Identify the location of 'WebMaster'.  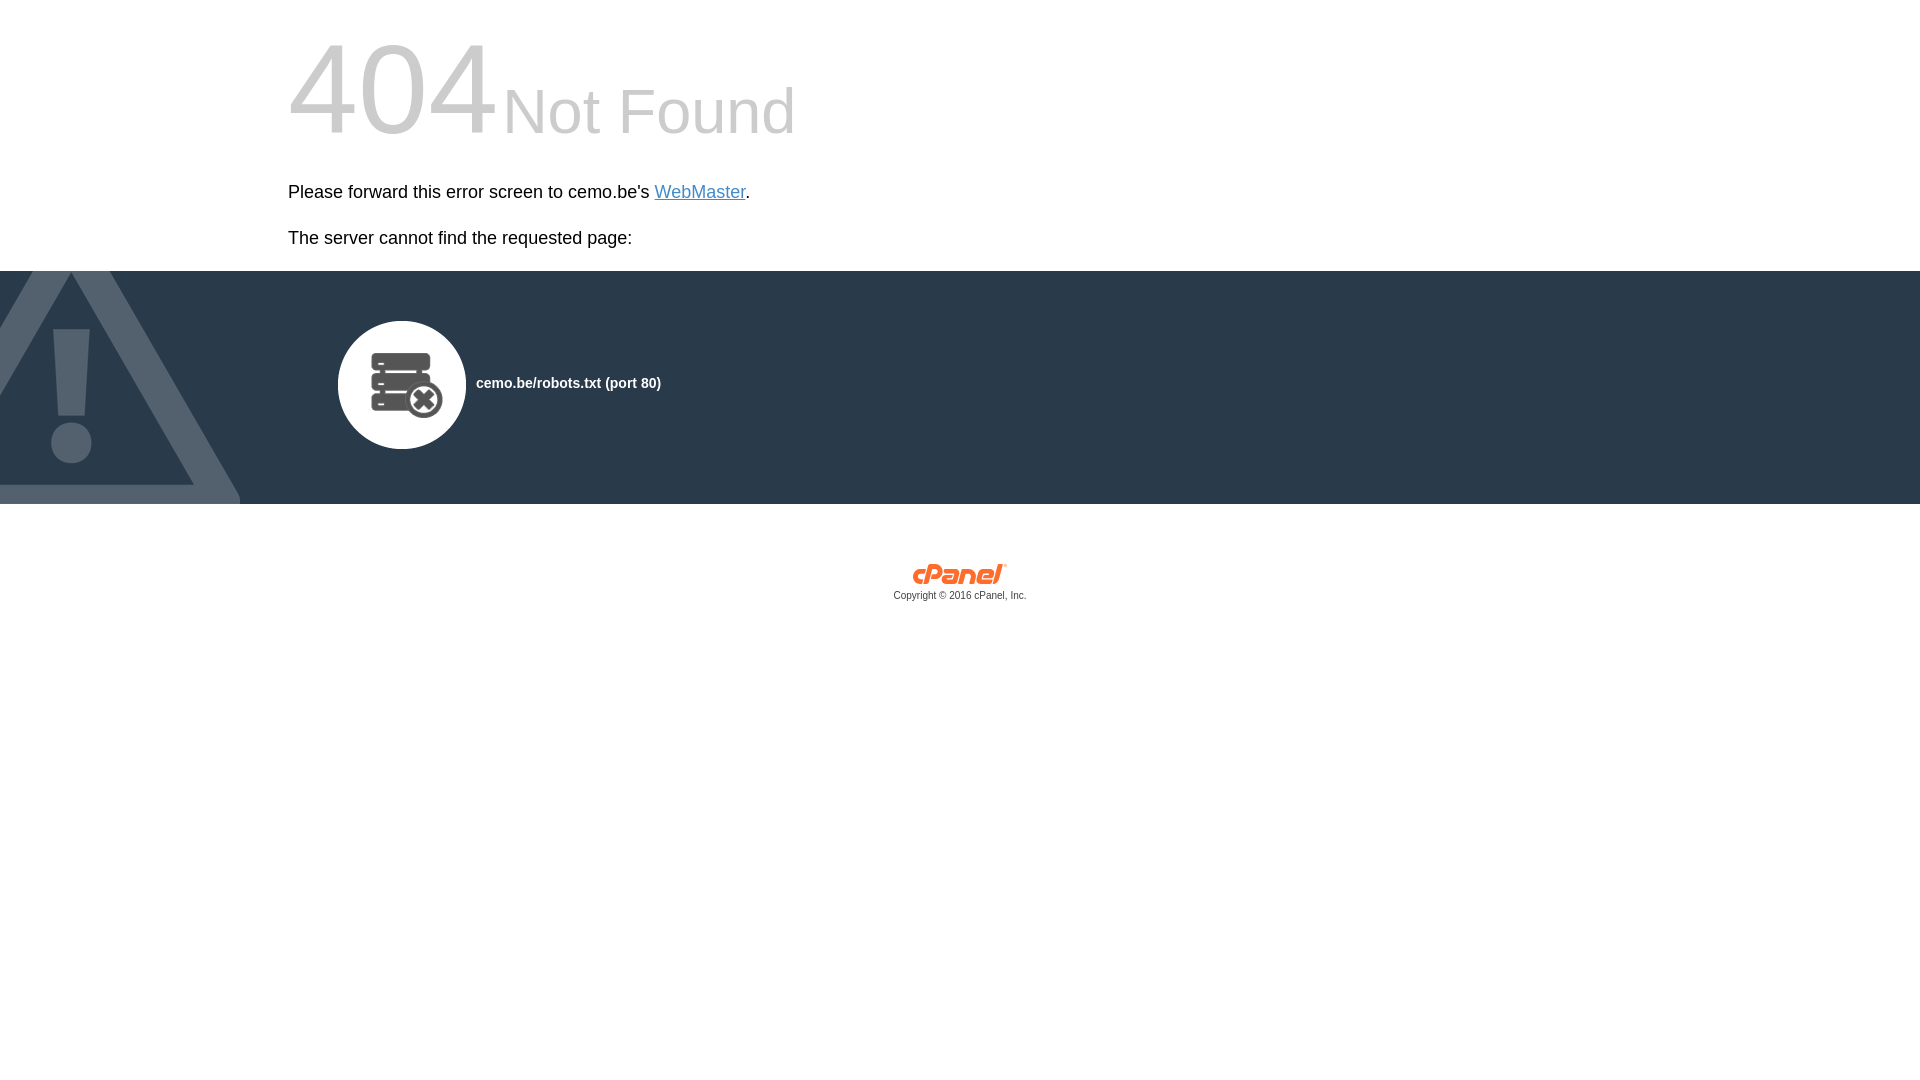
(700, 192).